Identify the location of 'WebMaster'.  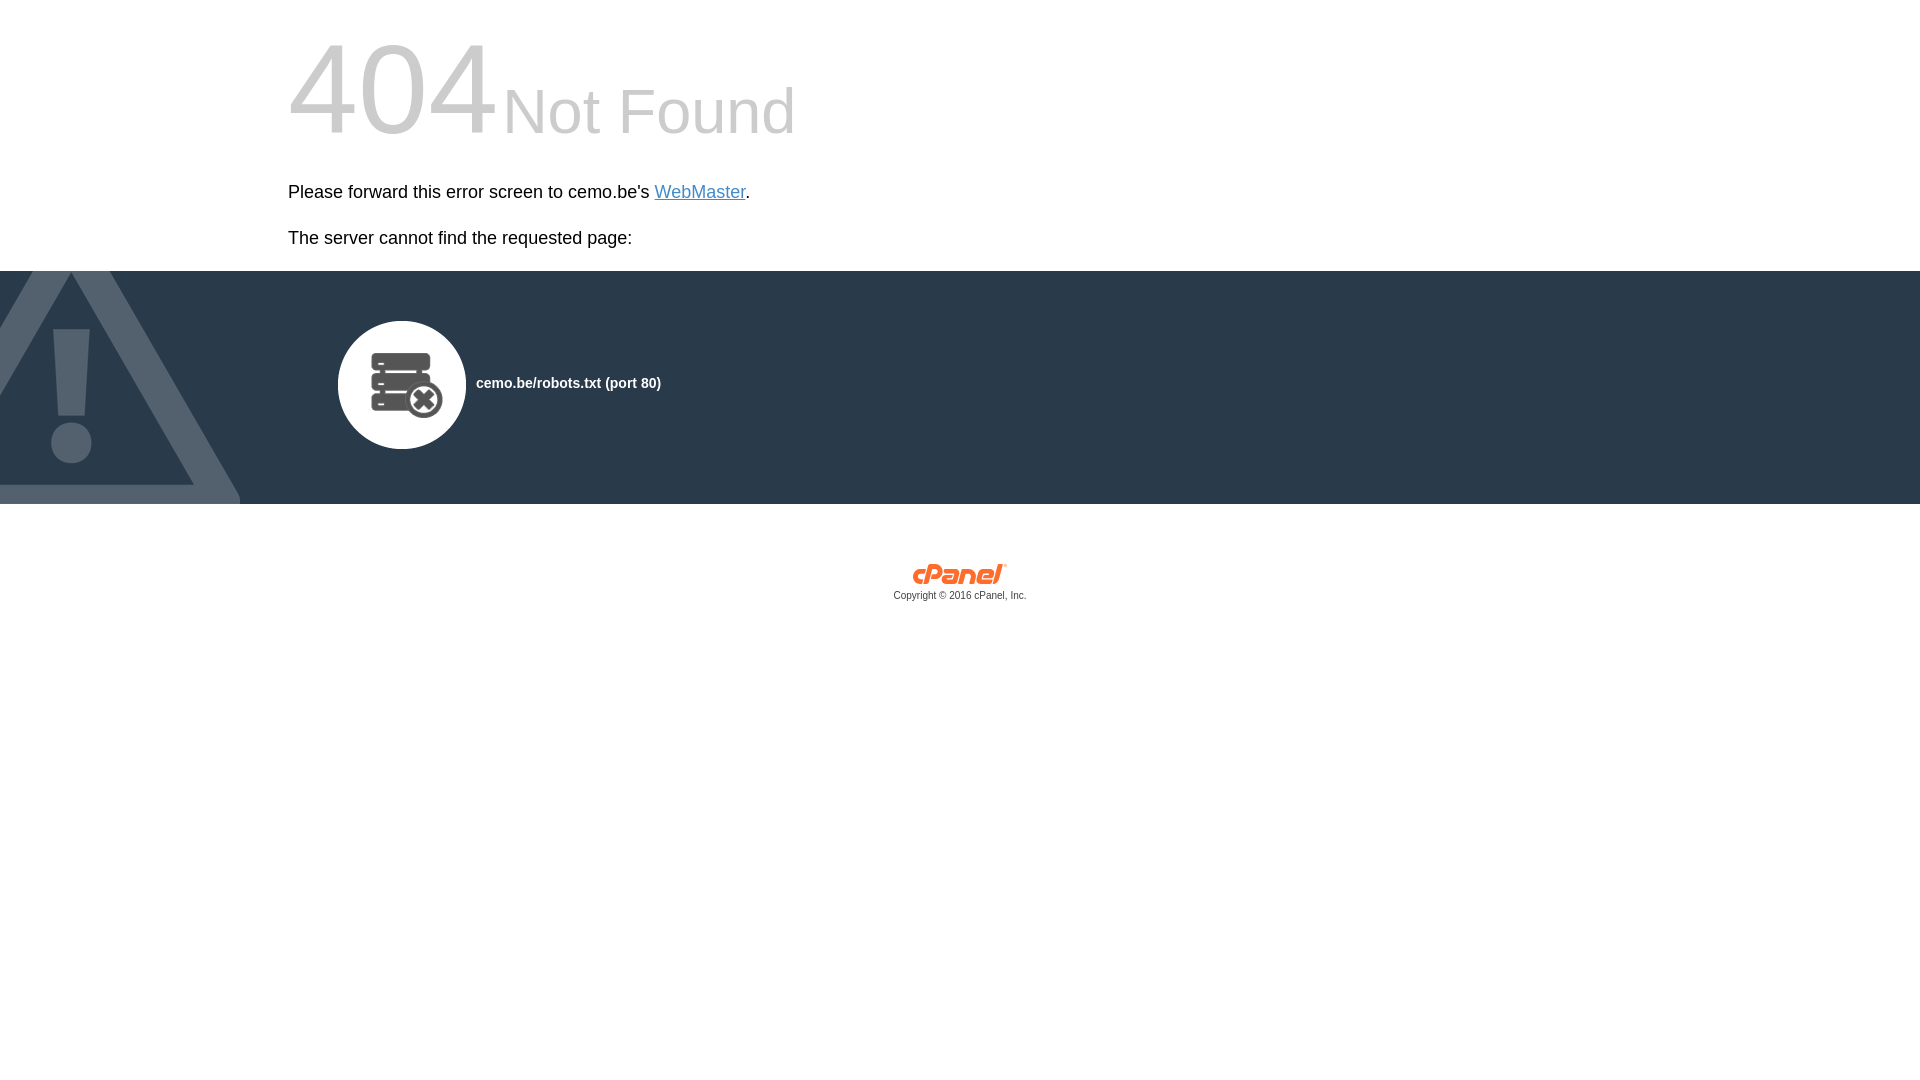
(700, 192).